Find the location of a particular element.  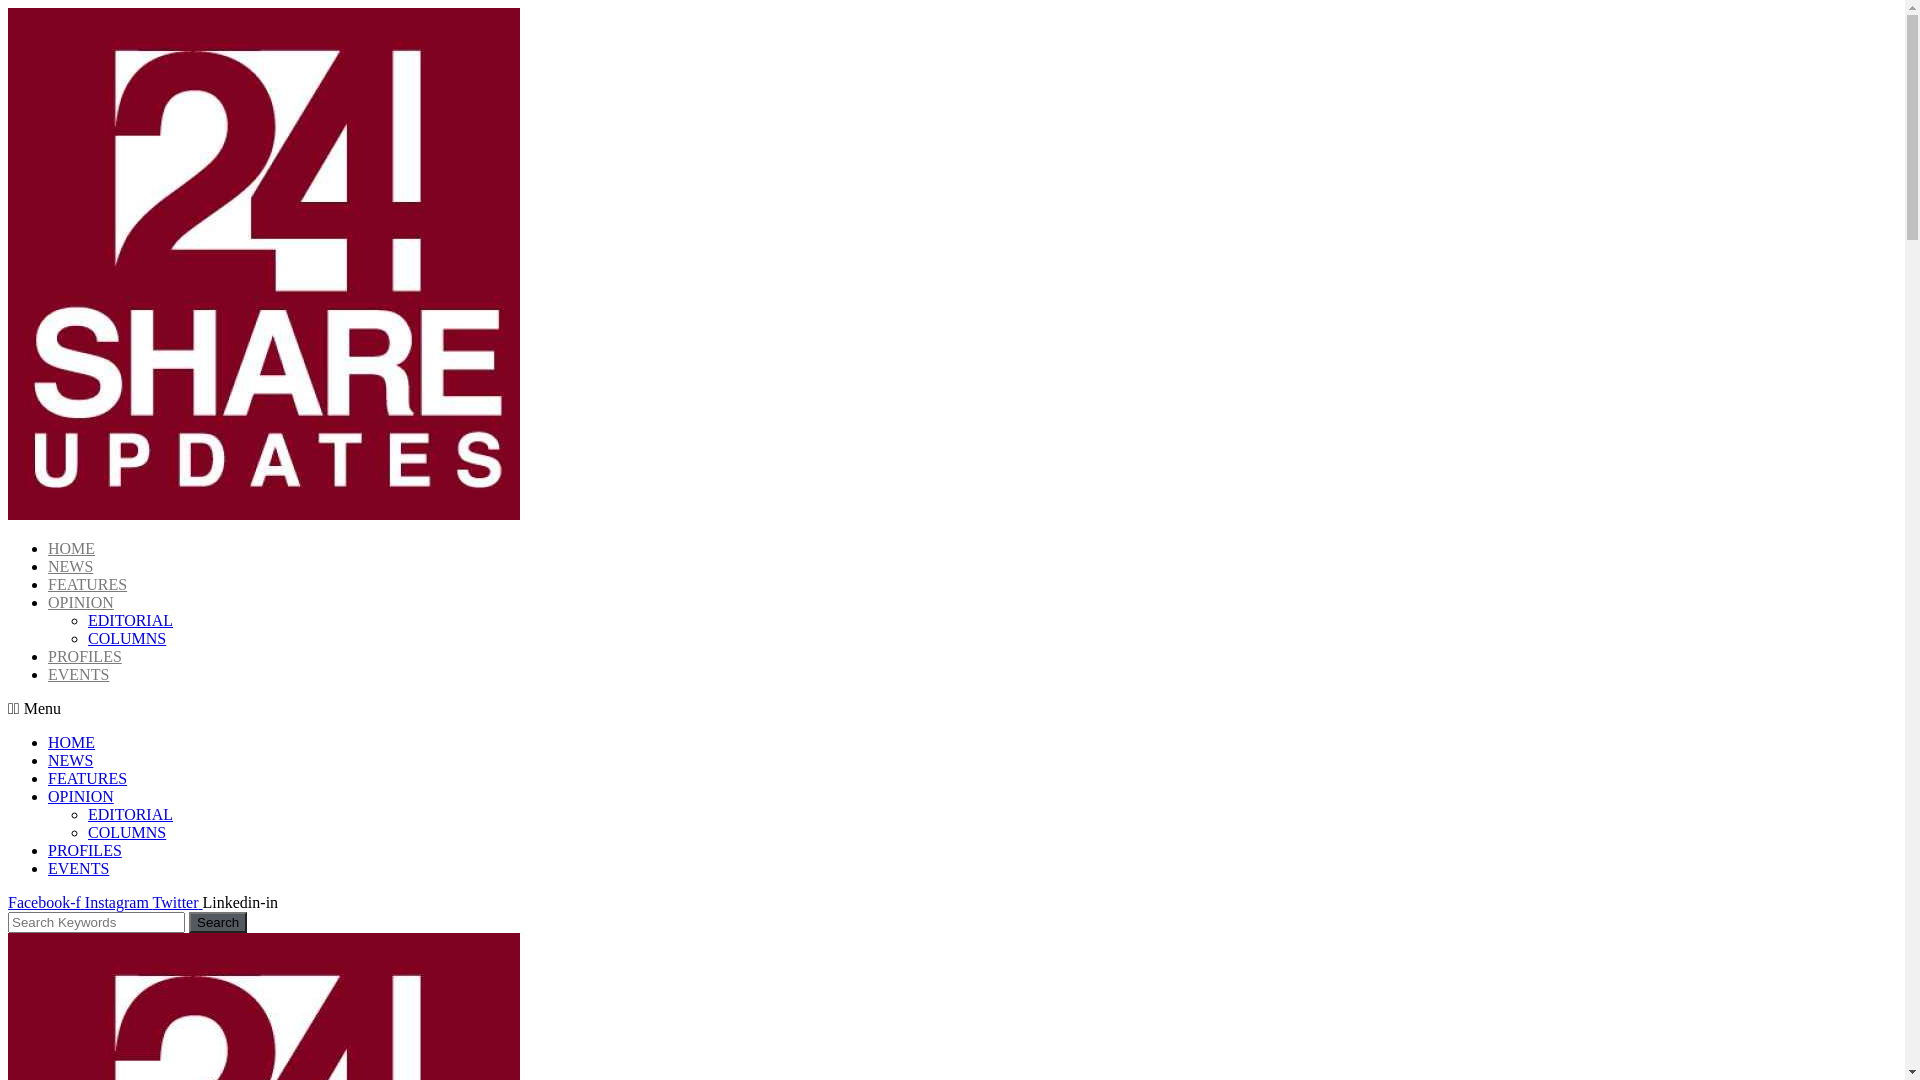

'OPINION' is located at coordinates (80, 601).